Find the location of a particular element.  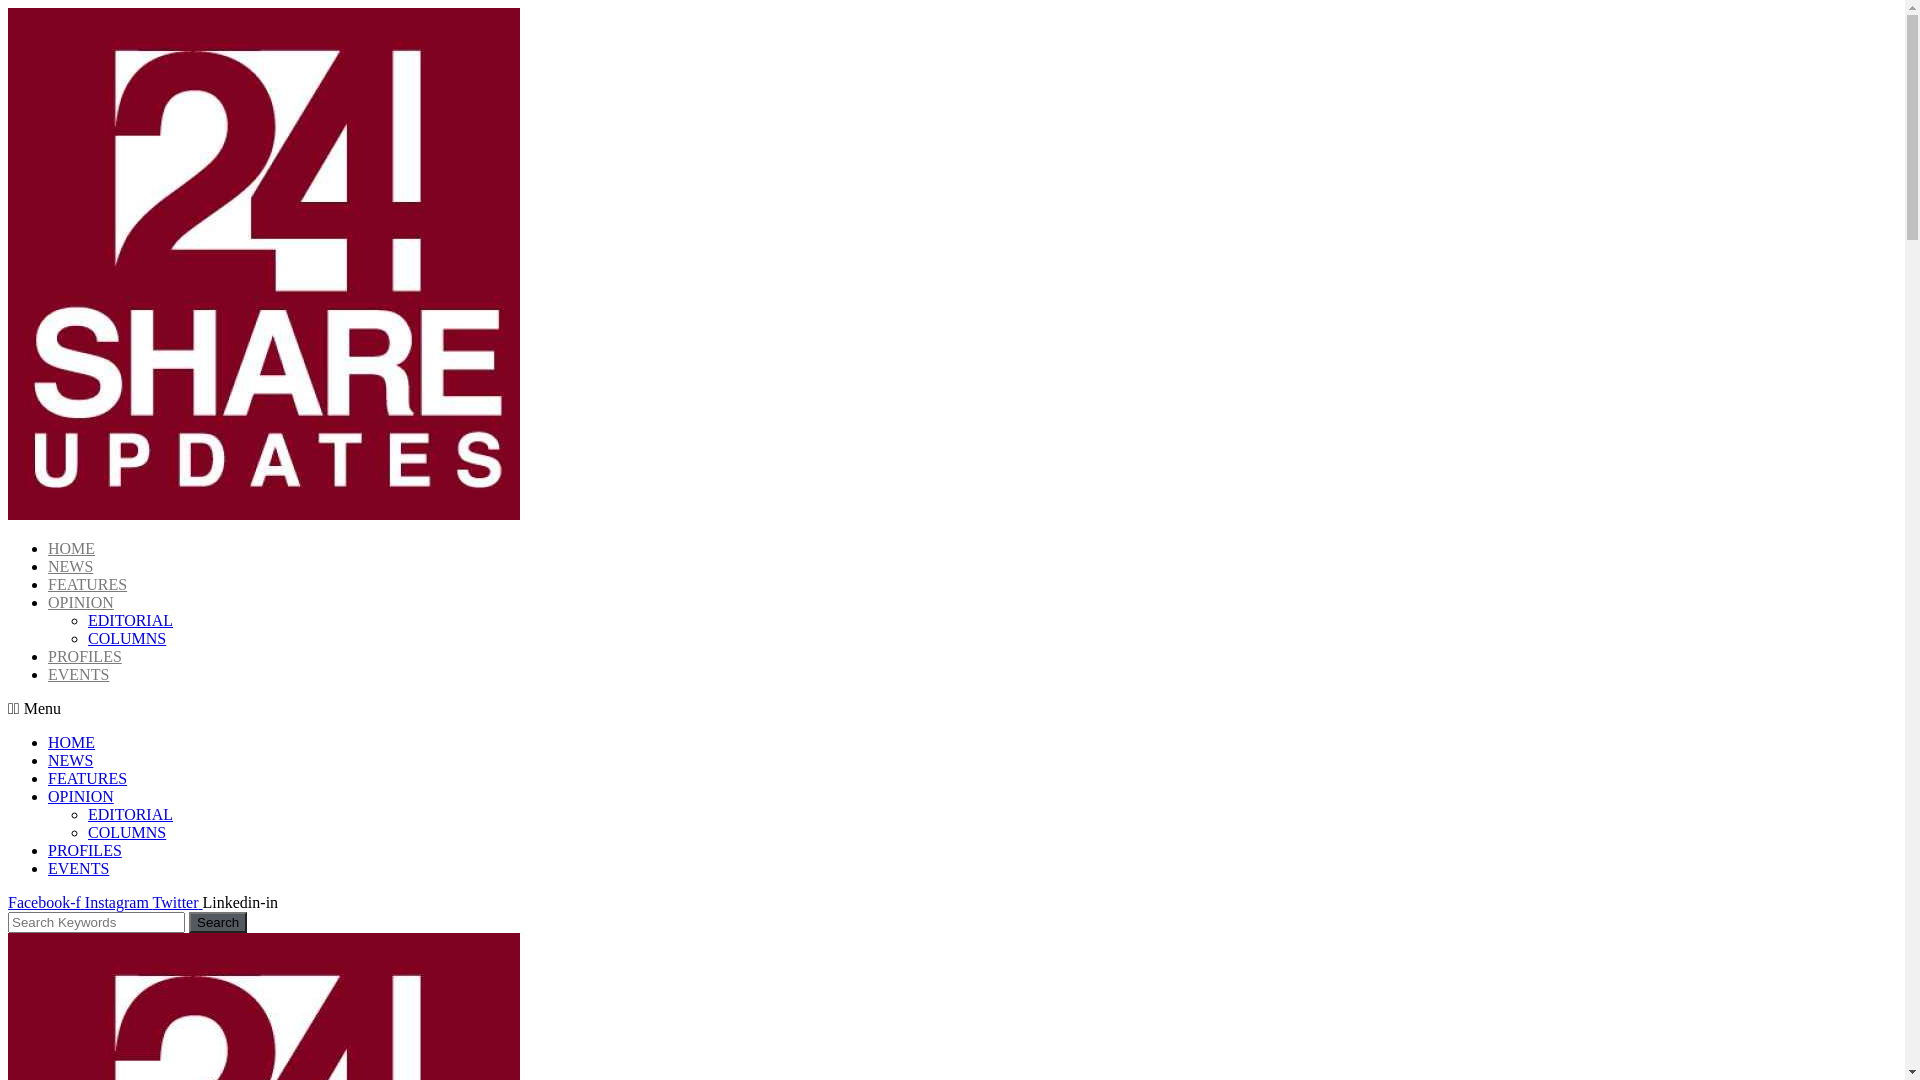

'OPINION' is located at coordinates (80, 601).